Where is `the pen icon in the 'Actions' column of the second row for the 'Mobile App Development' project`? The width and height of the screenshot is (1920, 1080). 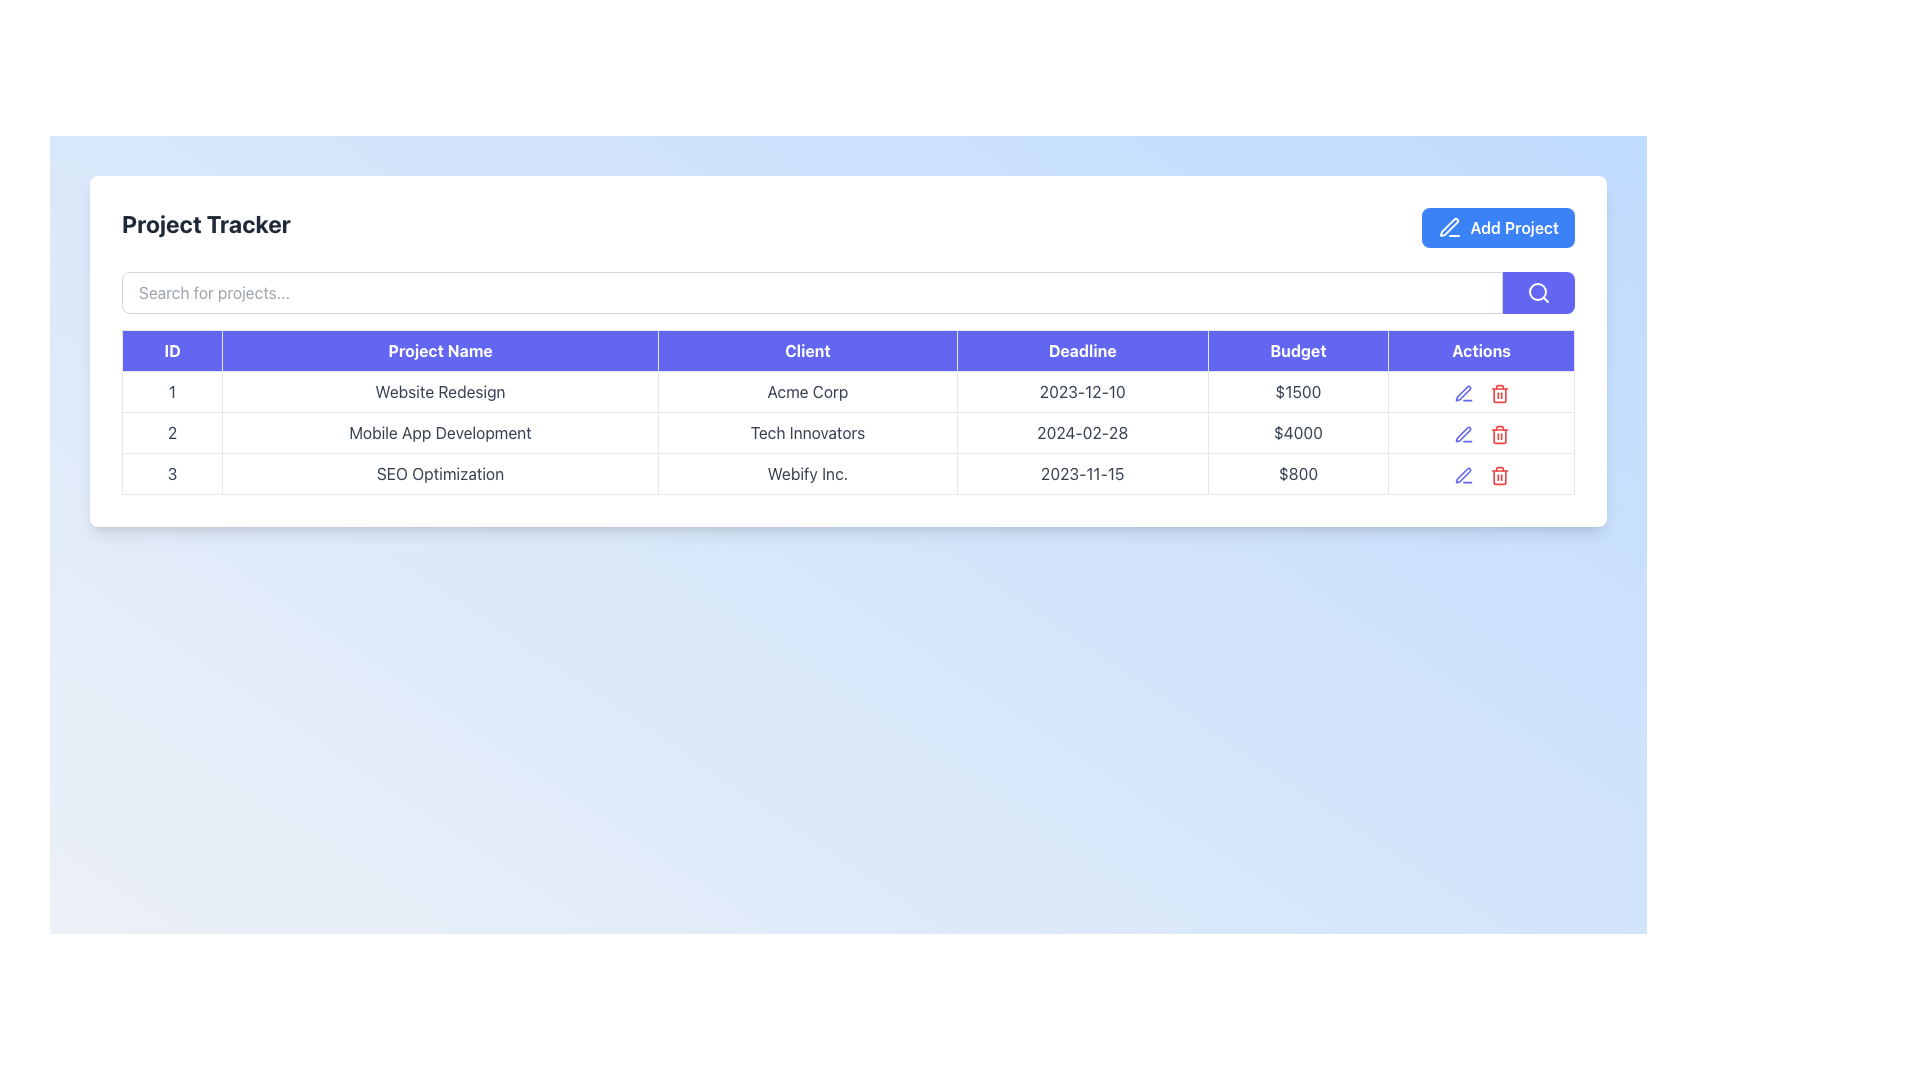 the pen icon in the 'Actions' column of the second row for the 'Mobile App Development' project is located at coordinates (1481, 431).